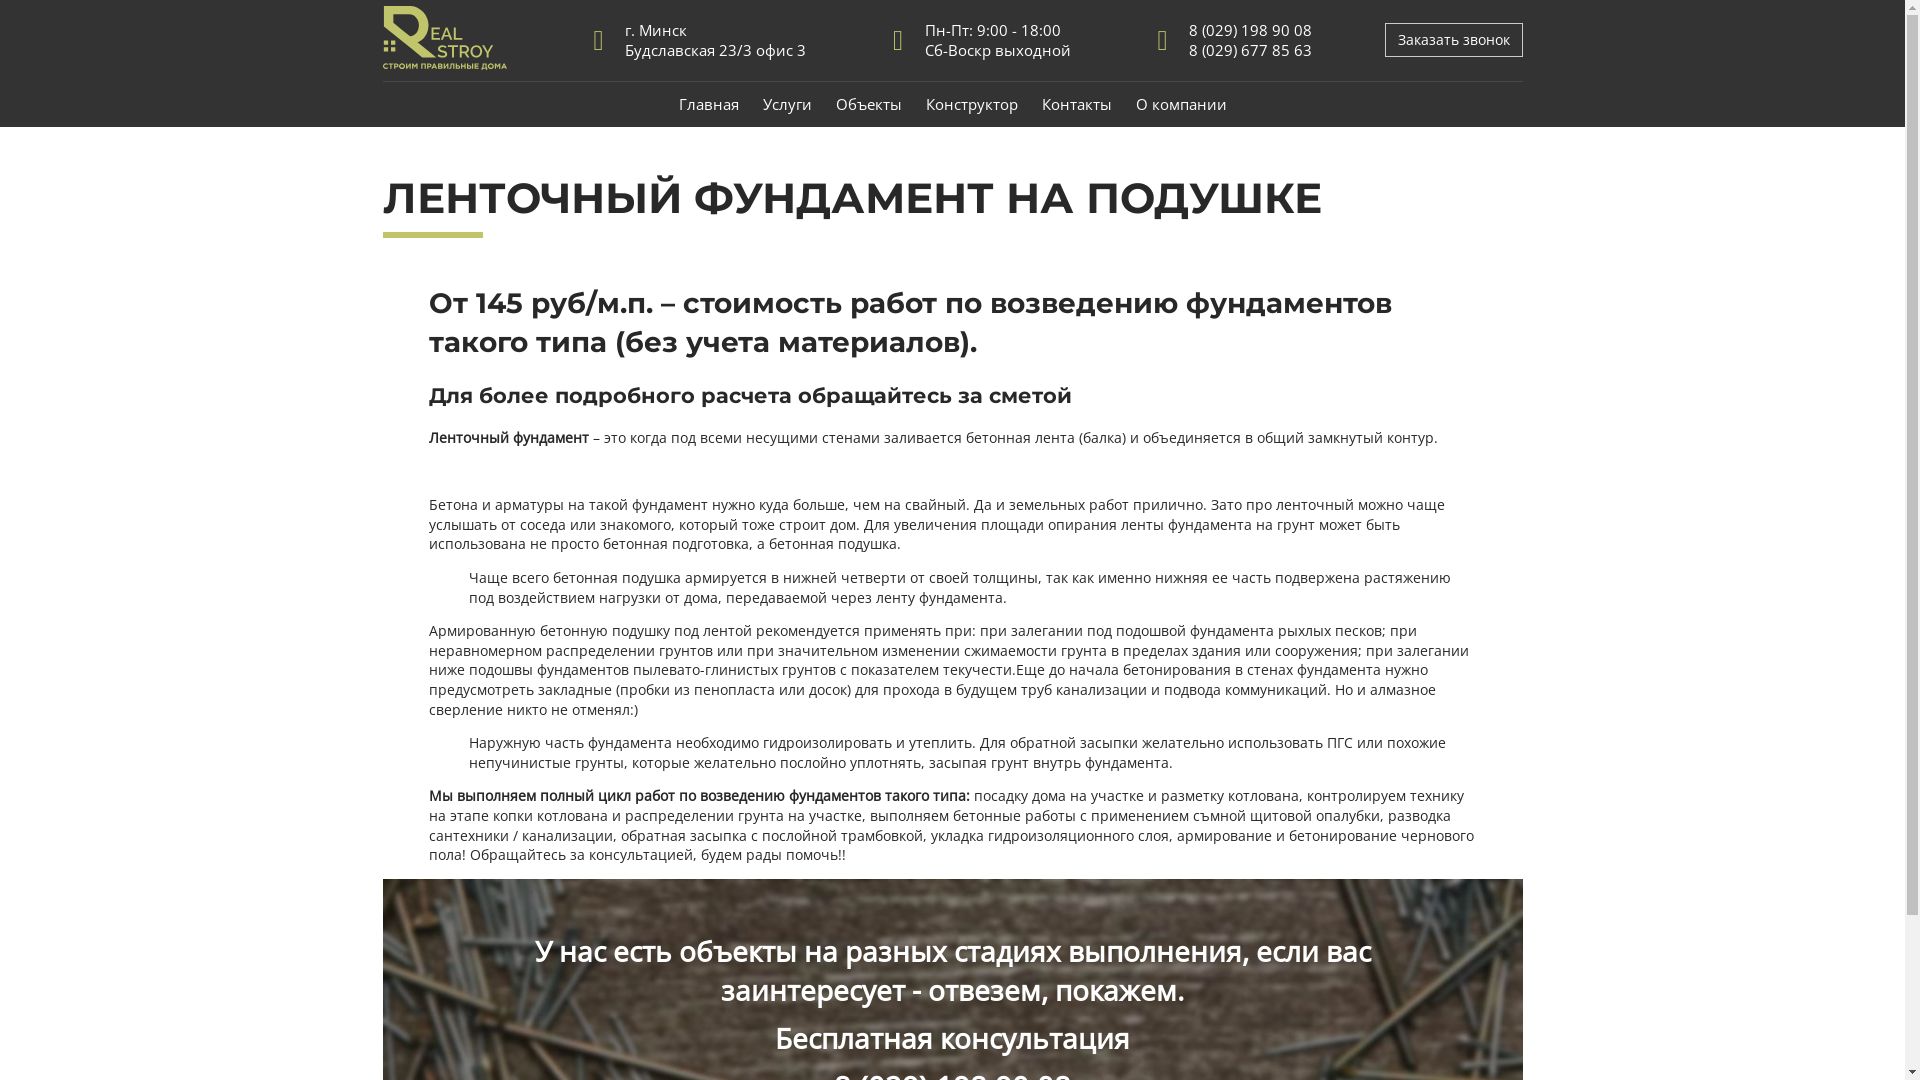 Image resolution: width=1920 pixels, height=1080 pixels. Describe the element at coordinates (1249, 49) in the screenshot. I see `'8 (029) 677 85 63'` at that location.